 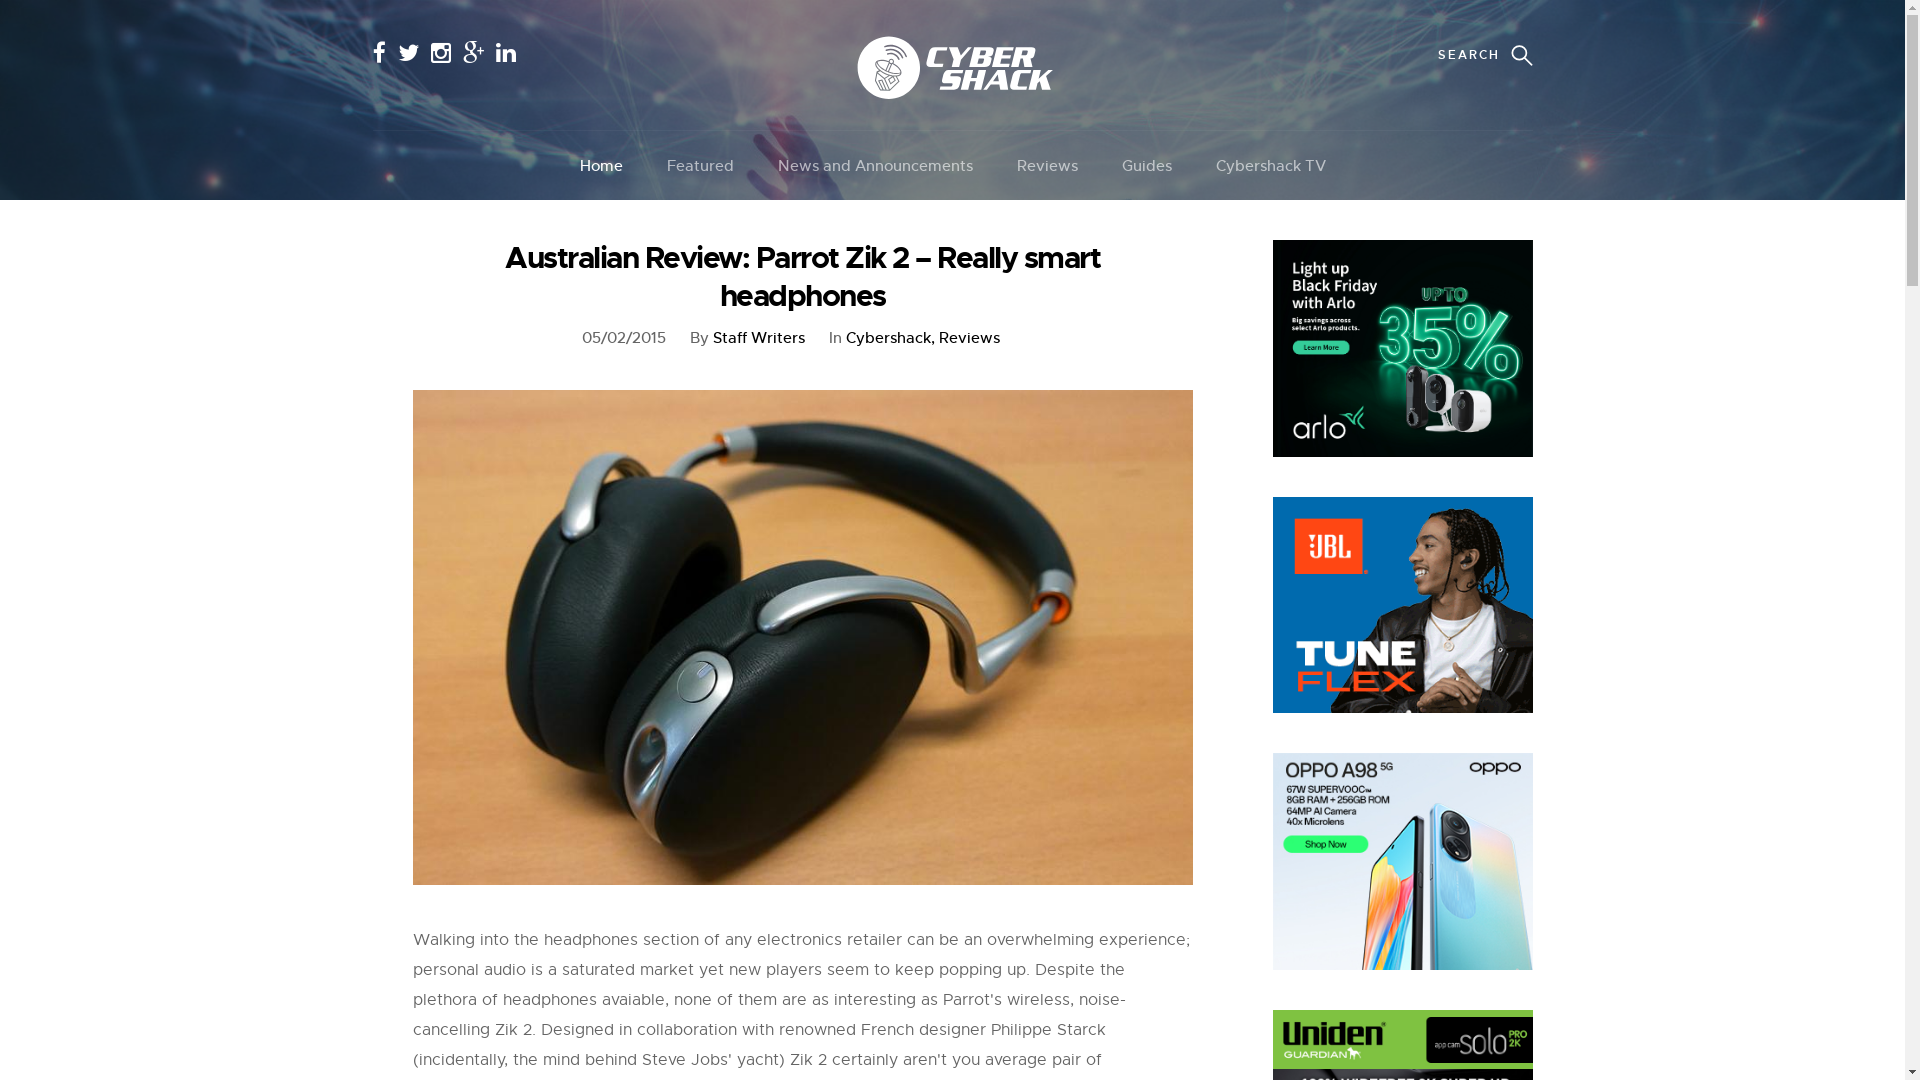 I want to click on 'Cybershack TV', so click(x=1270, y=164).